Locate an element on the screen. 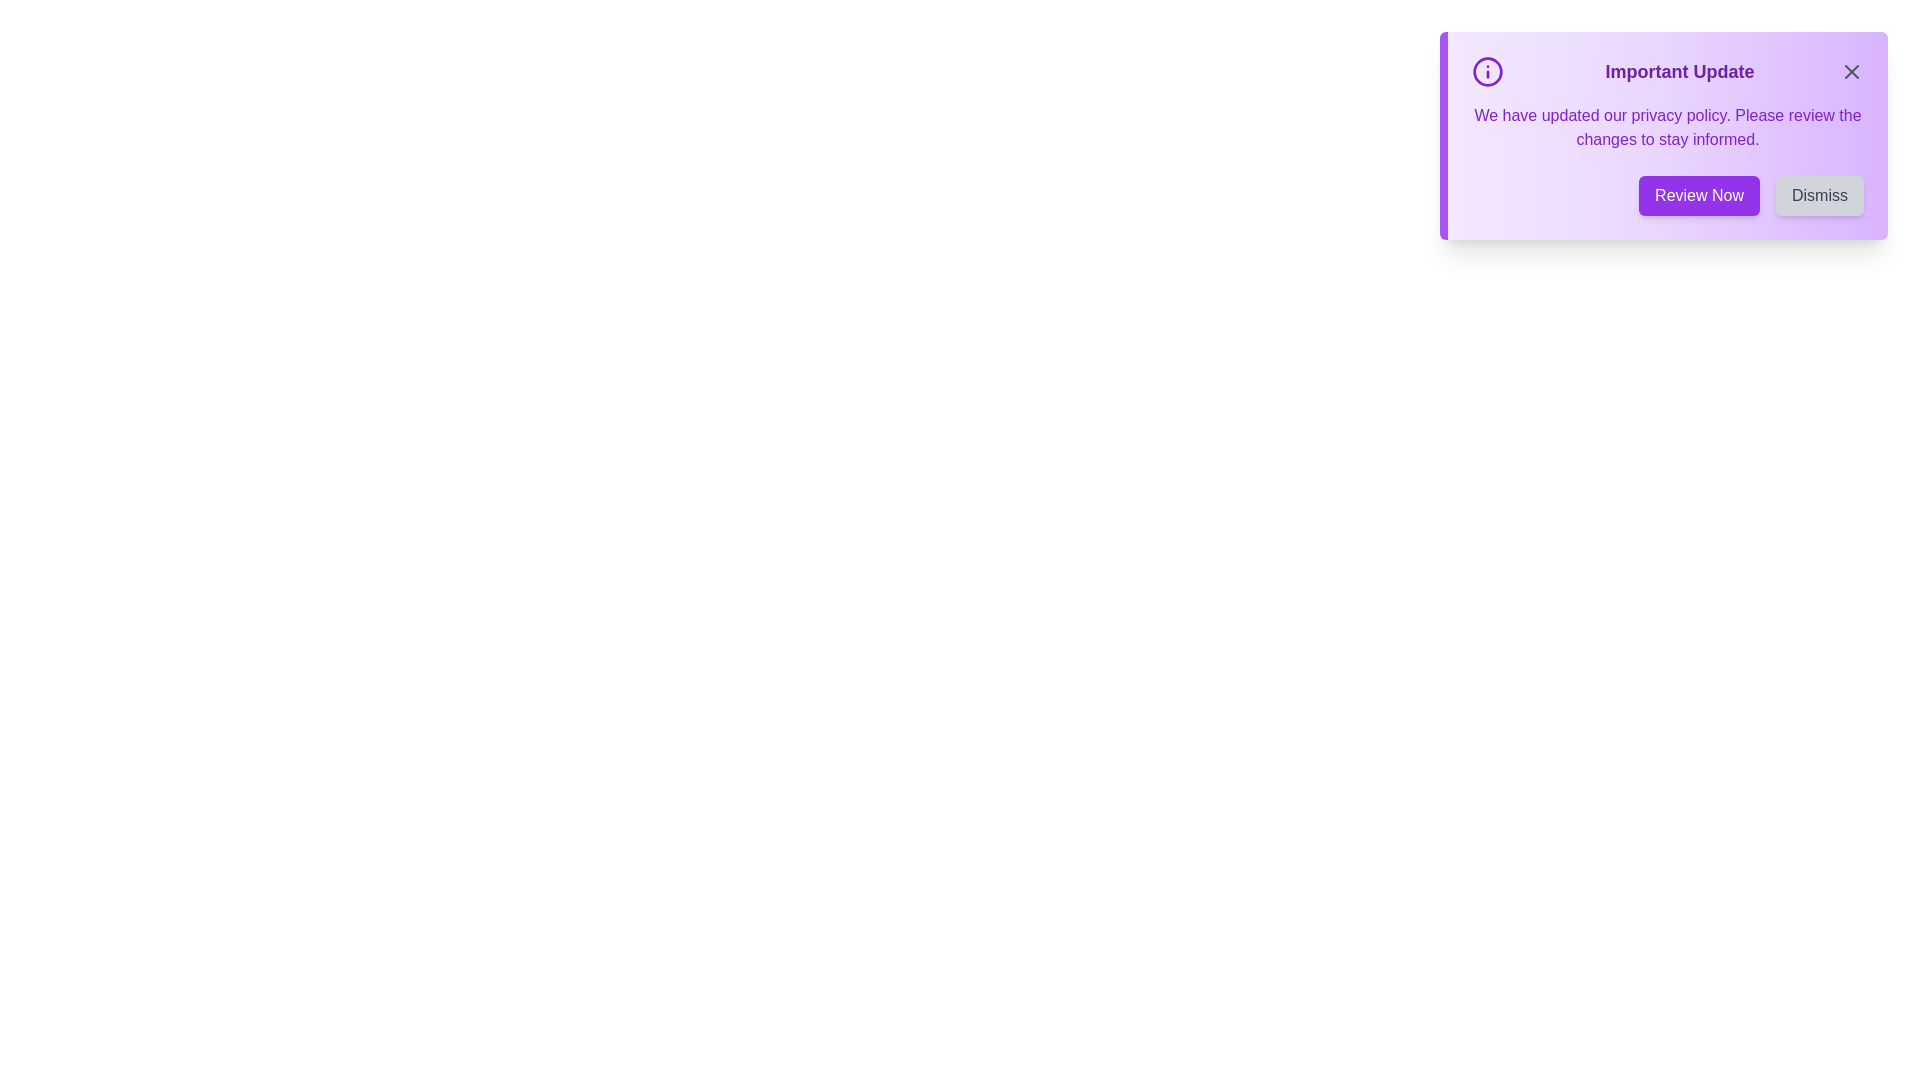 Image resolution: width=1920 pixels, height=1080 pixels. the close button to hide the notification is located at coordinates (1851, 71).